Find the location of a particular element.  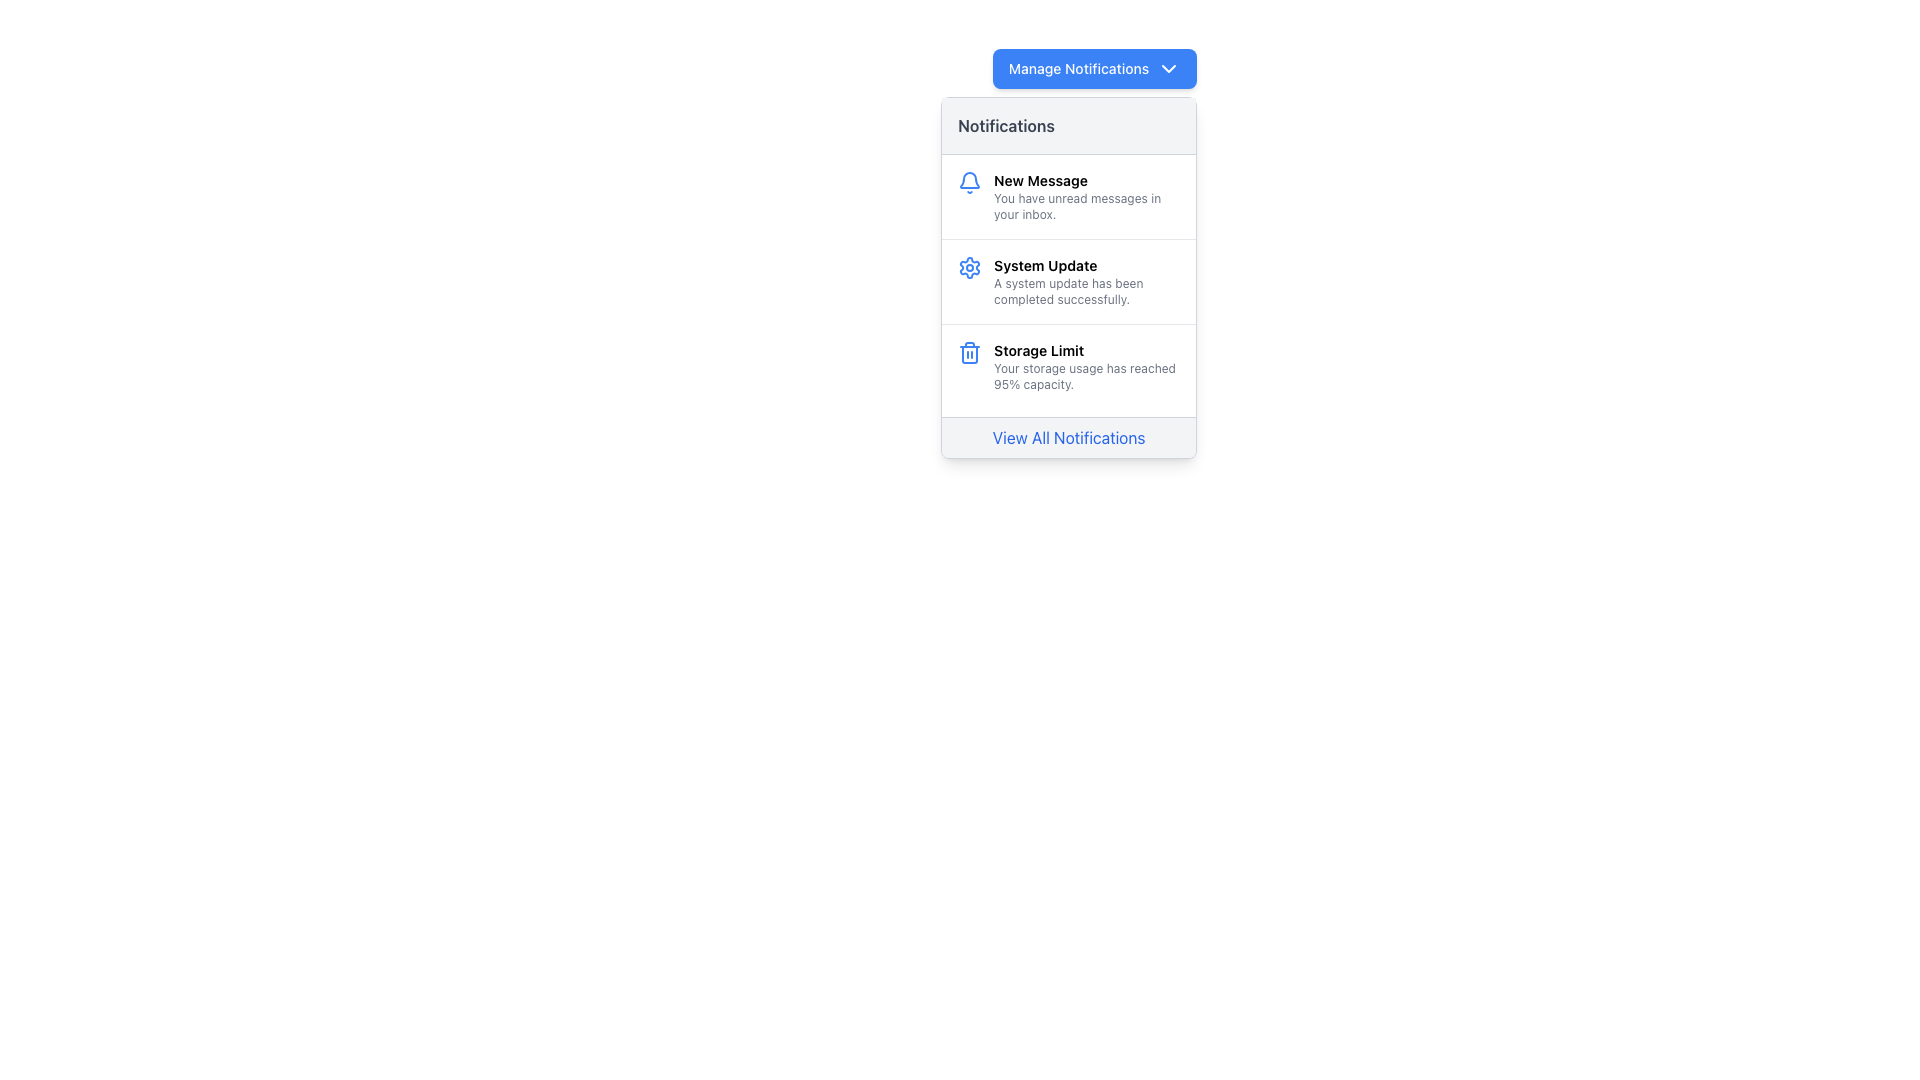

the label that confirms the completion of the system update, positioned under the 'System Update' text in the notification card is located at coordinates (1086, 292).